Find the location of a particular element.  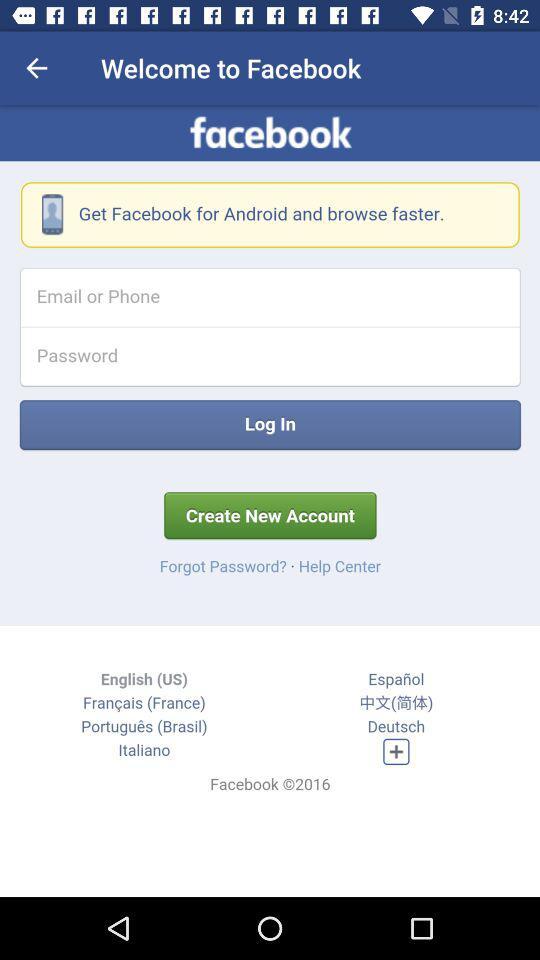

login is located at coordinates (270, 500).